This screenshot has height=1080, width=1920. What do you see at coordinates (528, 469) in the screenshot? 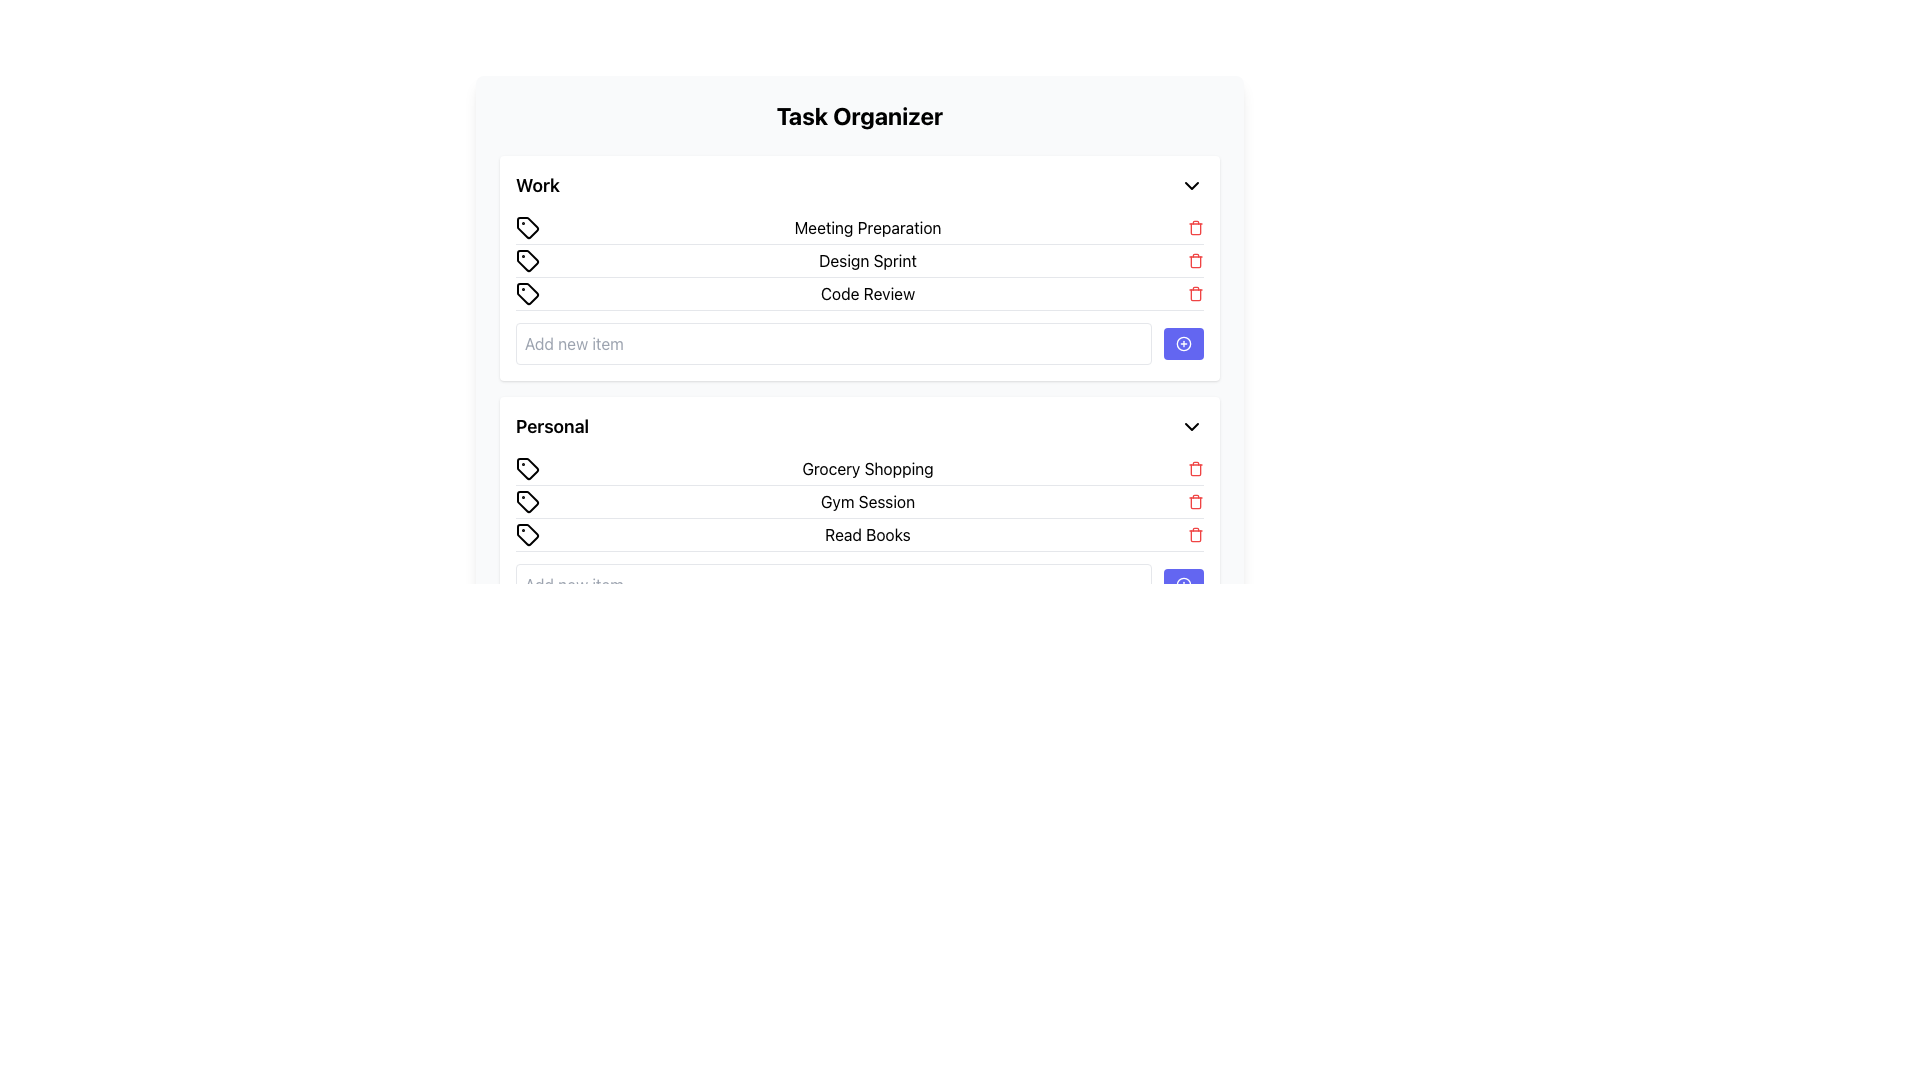
I see `the SVG-based icon representing 'Grocery Shopping' located in the 'Personal' section of the task management interface` at bounding box center [528, 469].